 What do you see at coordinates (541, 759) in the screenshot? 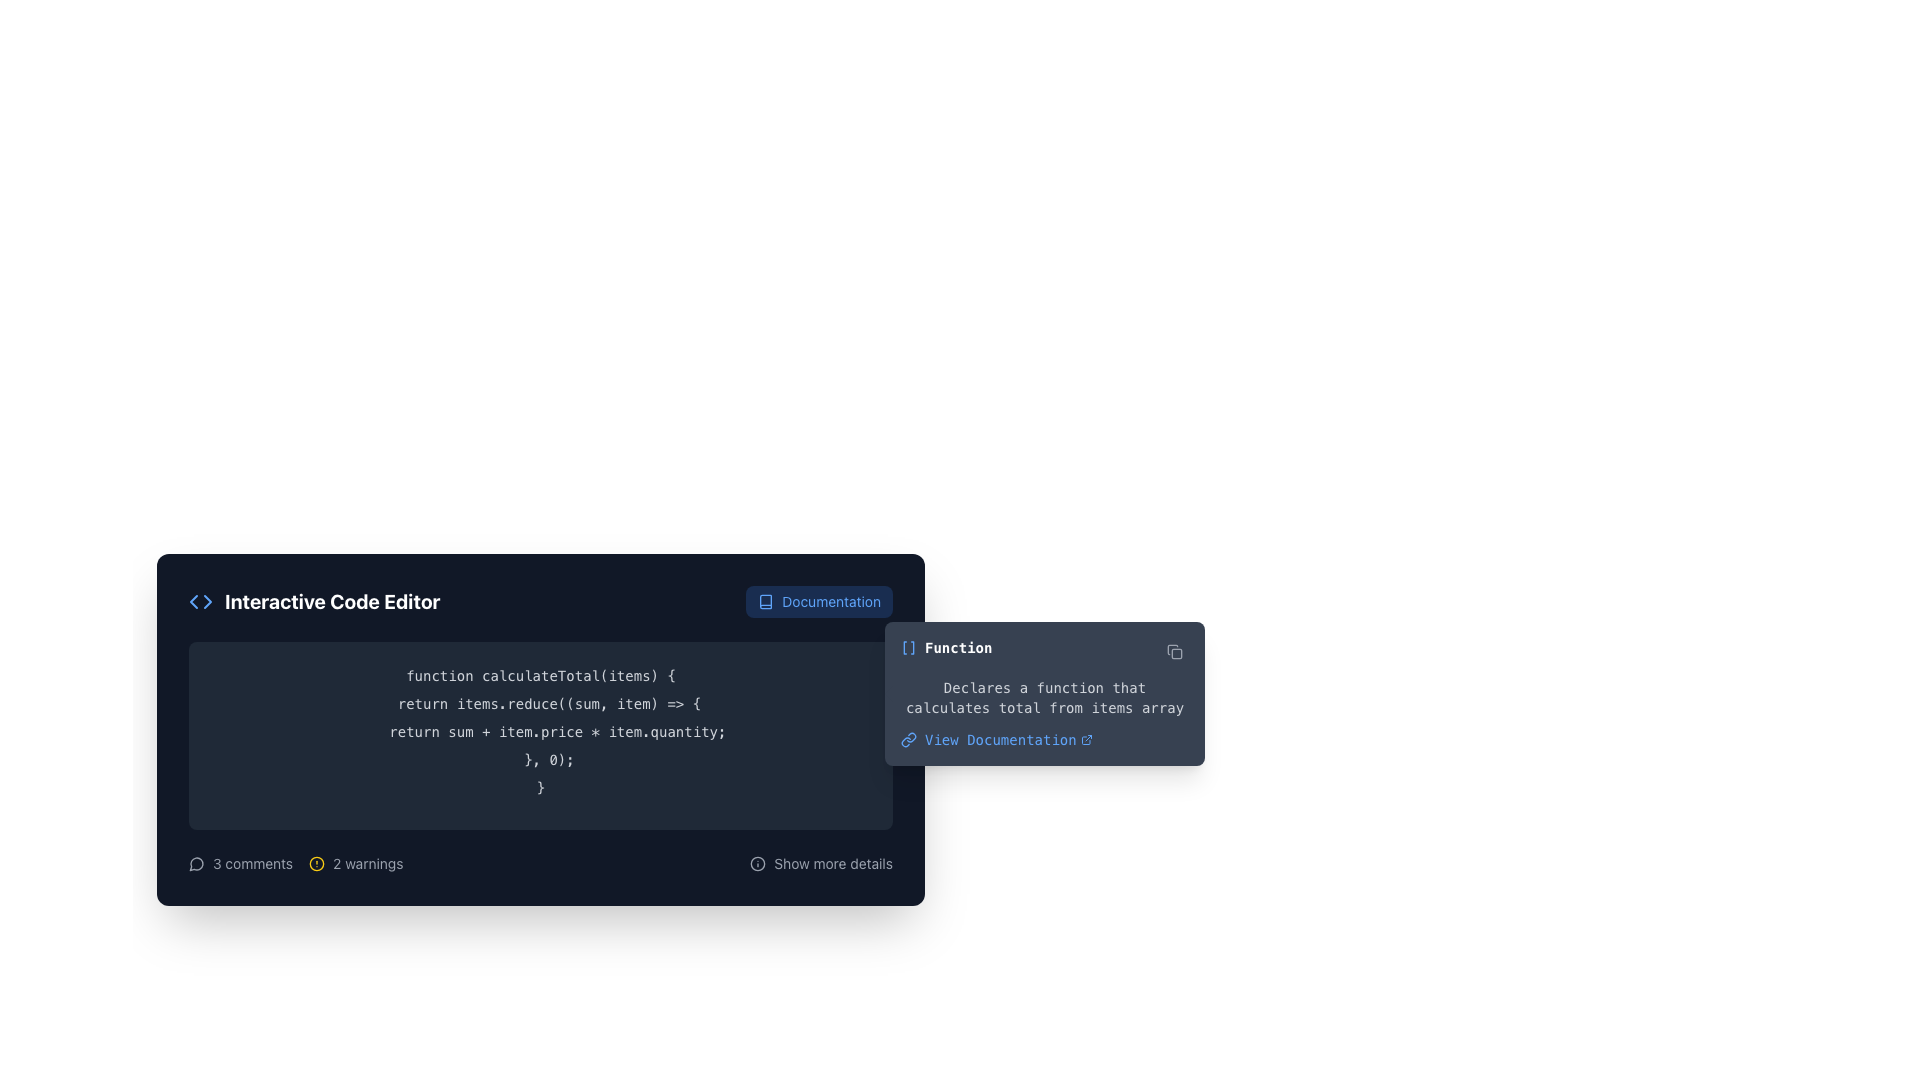
I see `the Text element representing the closing part of a JavaScript function in the code editor, positioned towards the bottom of the code block` at bounding box center [541, 759].